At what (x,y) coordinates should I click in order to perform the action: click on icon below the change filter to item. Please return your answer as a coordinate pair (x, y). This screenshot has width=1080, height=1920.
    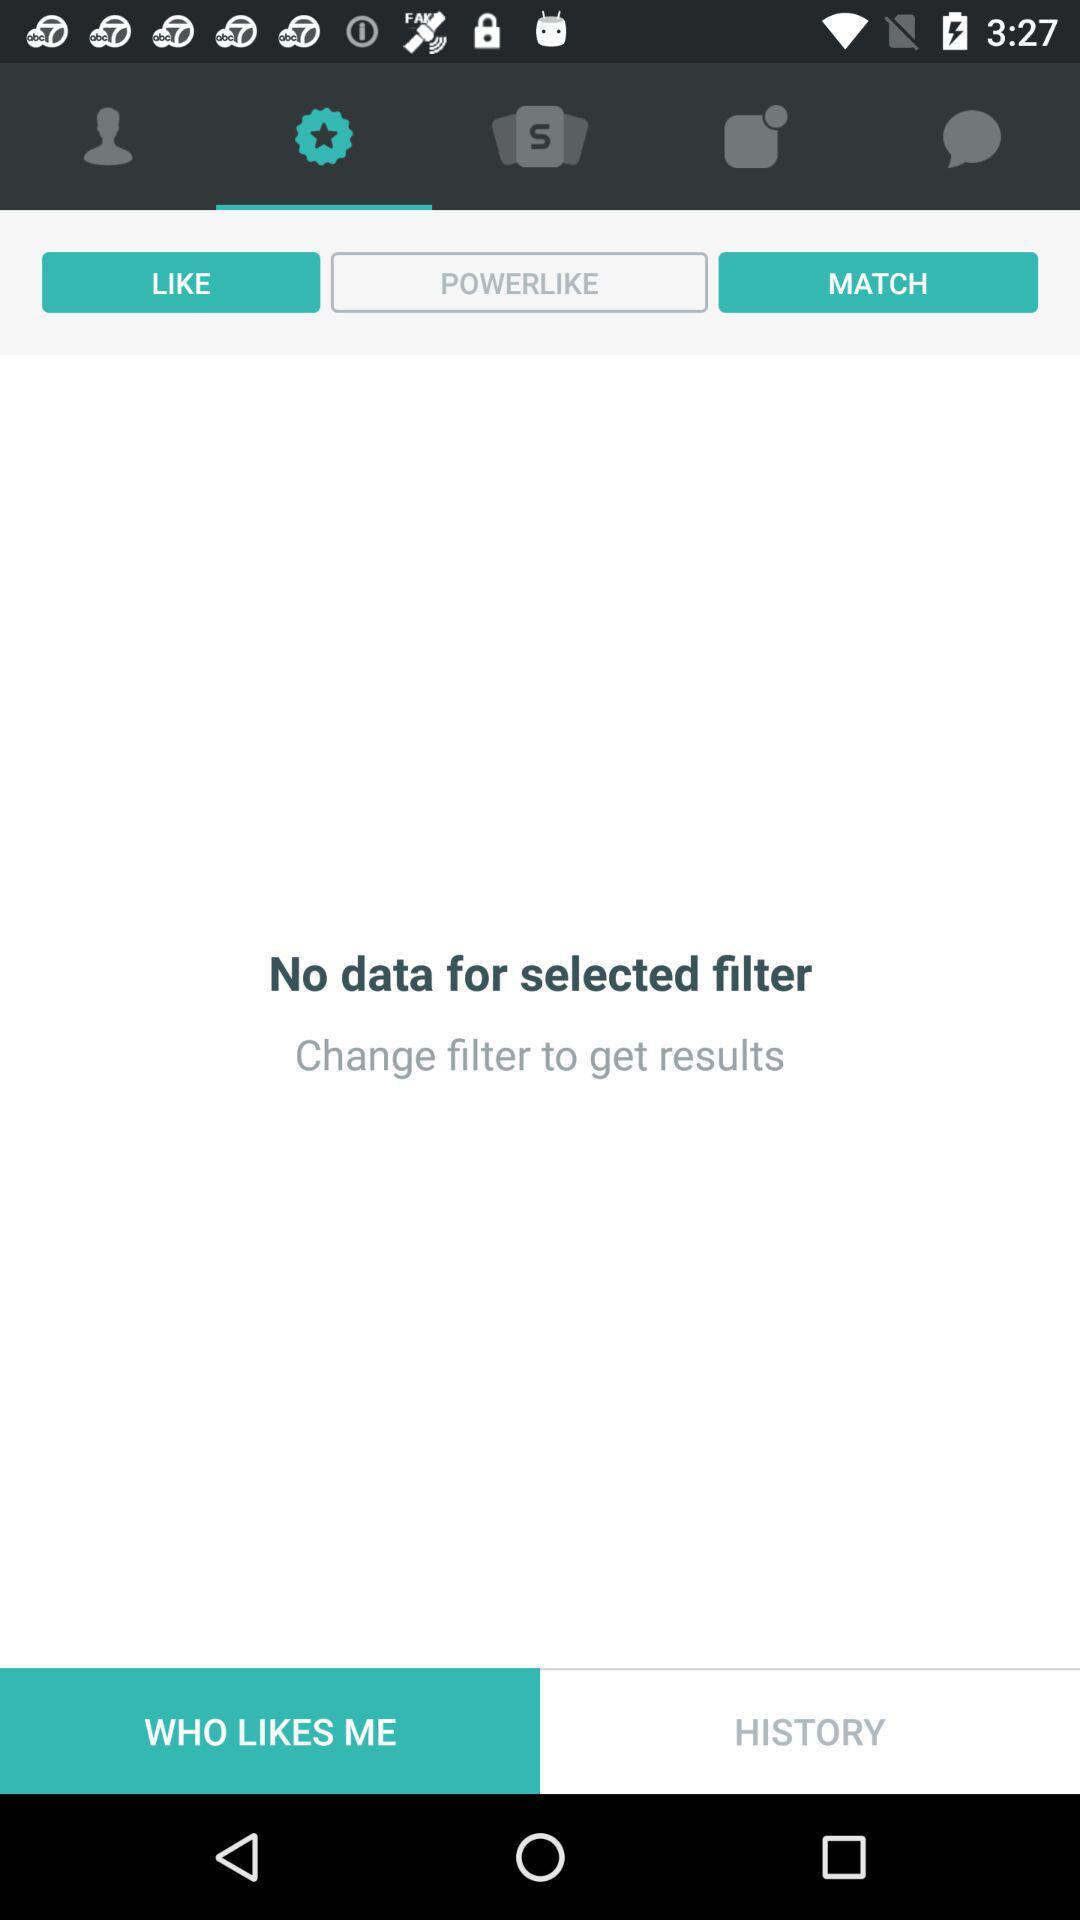
    Looking at the image, I should click on (810, 1730).